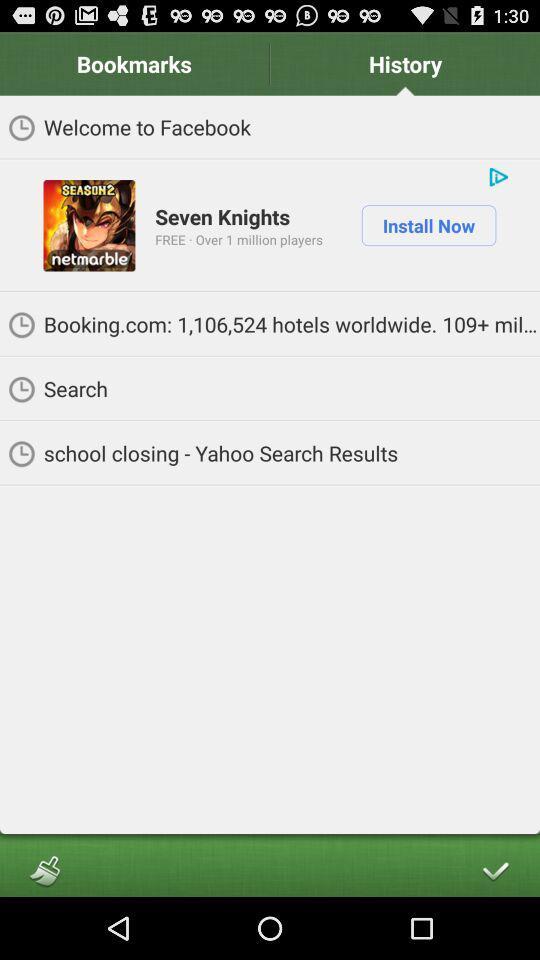 This screenshot has width=540, height=960. Describe the element at coordinates (221, 216) in the screenshot. I see `the icon below welcome to facebook` at that location.